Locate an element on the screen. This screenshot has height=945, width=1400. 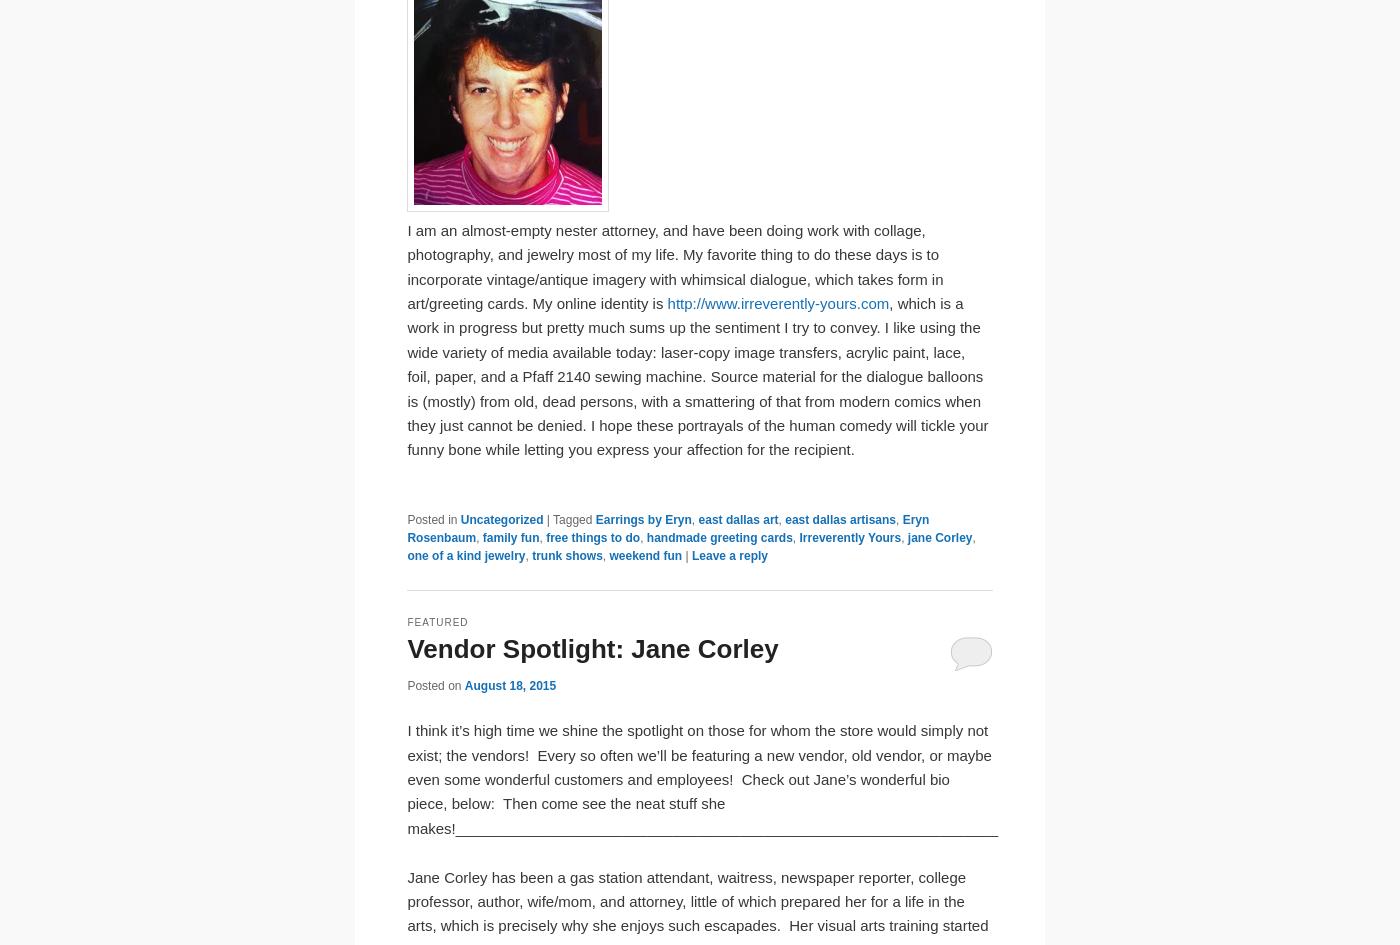
'Featured' is located at coordinates (437, 621).